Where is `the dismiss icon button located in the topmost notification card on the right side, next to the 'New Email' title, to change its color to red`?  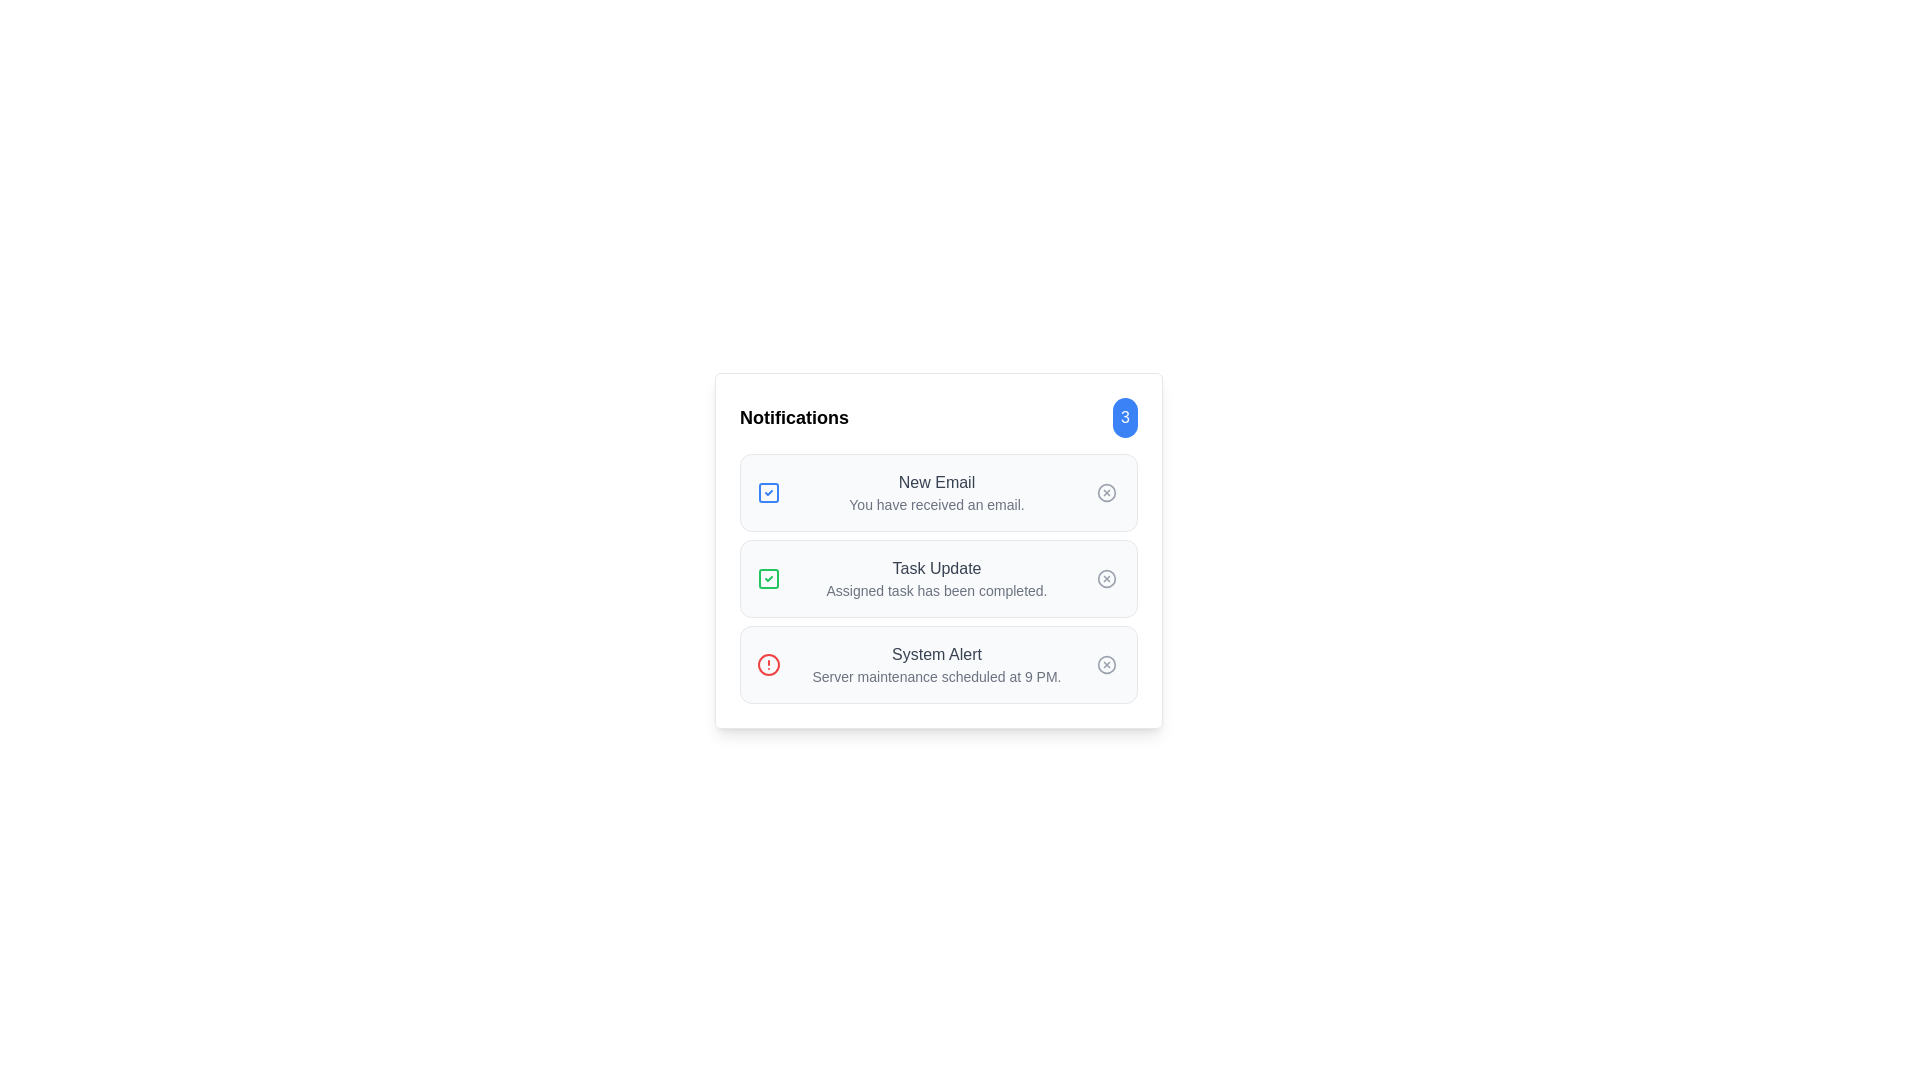
the dismiss icon button located in the topmost notification card on the right side, next to the 'New Email' title, to change its color to red is located at coordinates (1106, 493).